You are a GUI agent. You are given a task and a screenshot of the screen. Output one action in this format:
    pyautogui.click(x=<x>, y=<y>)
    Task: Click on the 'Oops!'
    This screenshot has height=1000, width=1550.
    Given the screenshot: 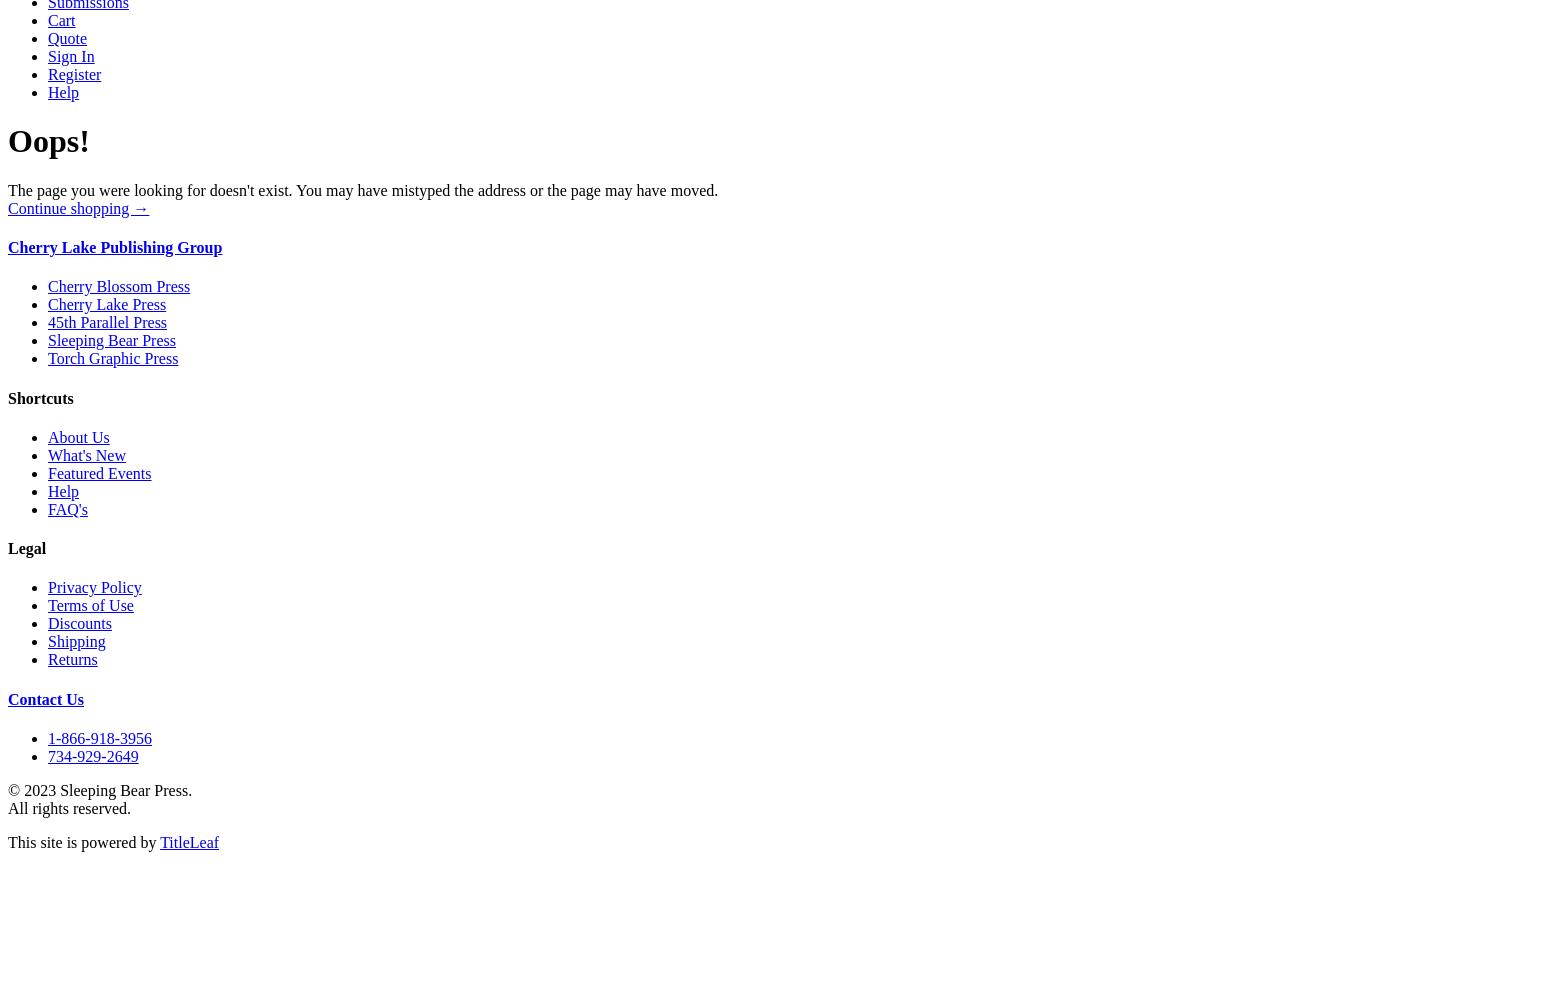 What is the action you would take?
    pyautogui.click(x=47, y=141)
    